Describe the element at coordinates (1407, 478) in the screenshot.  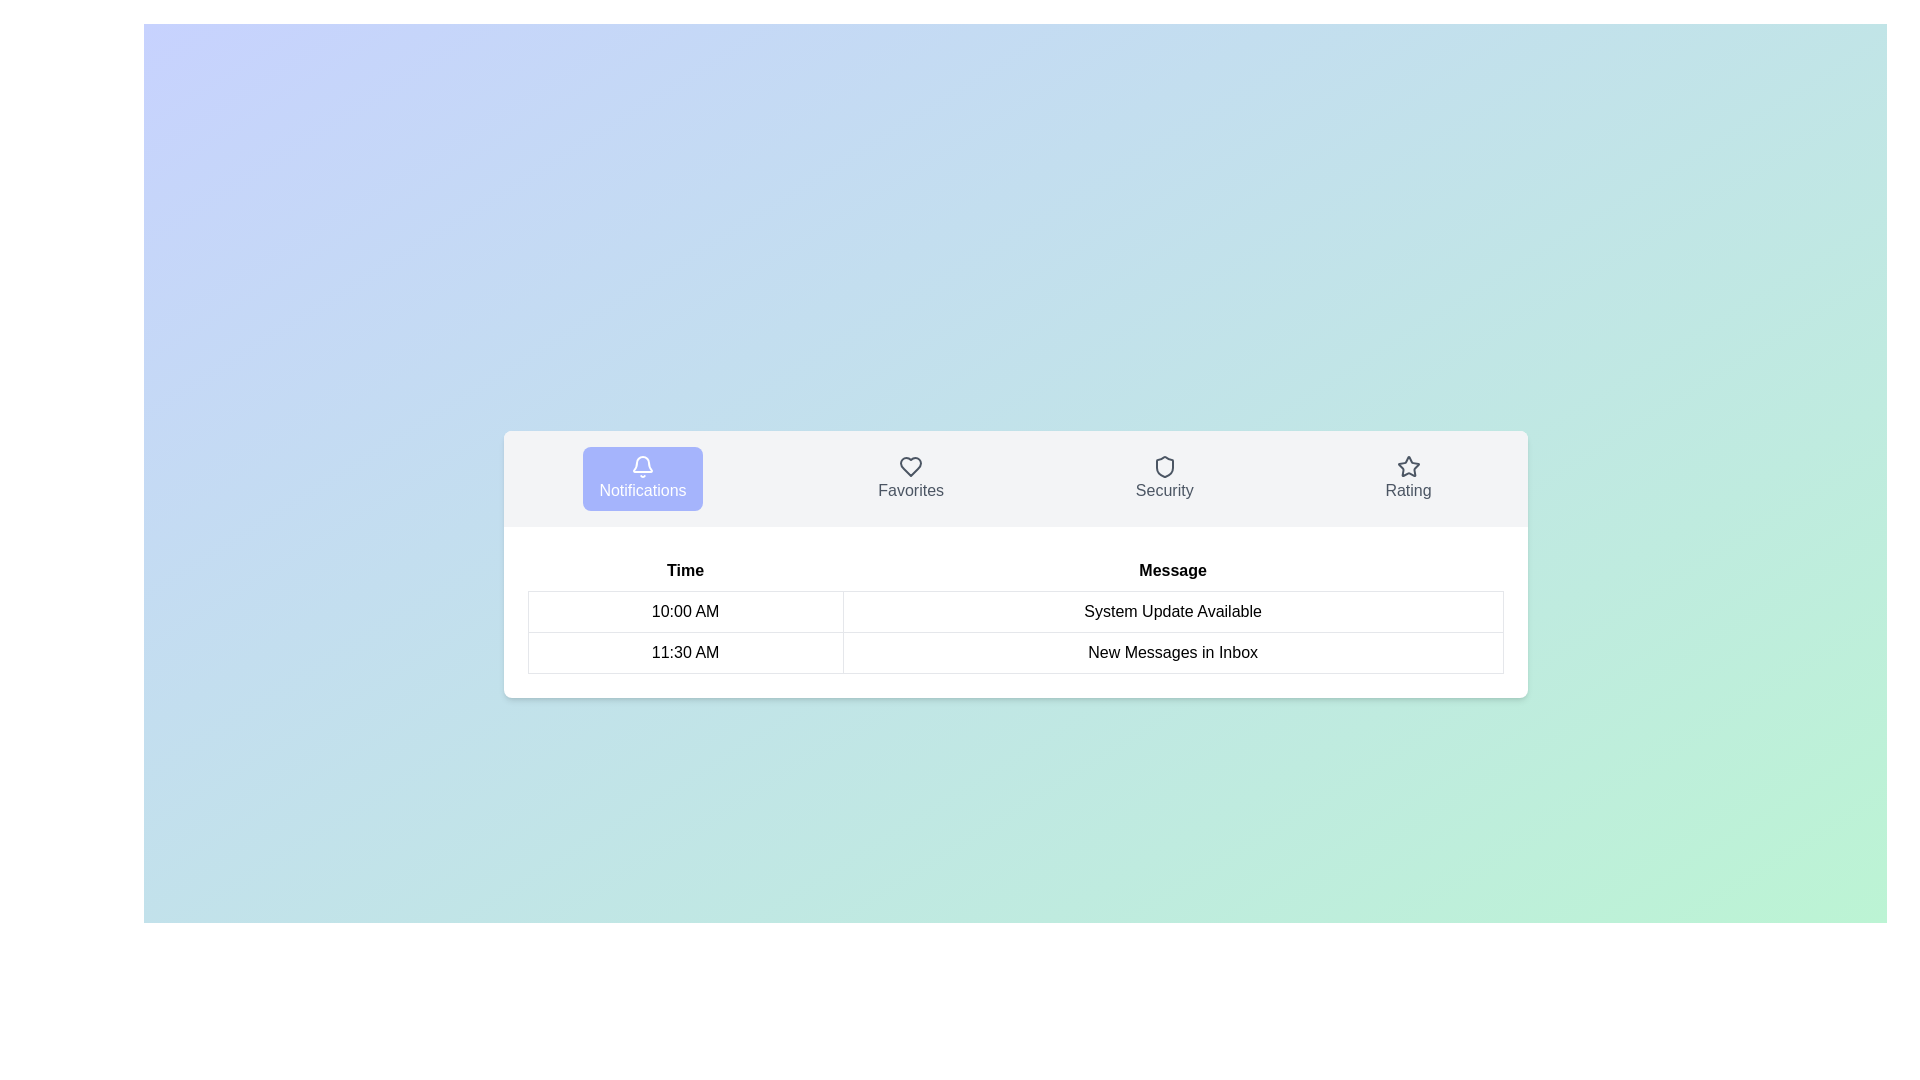
I see `the 'Rating' button, which is the fourth button in a series of interactive elements and features a star icon above the text` at that location.